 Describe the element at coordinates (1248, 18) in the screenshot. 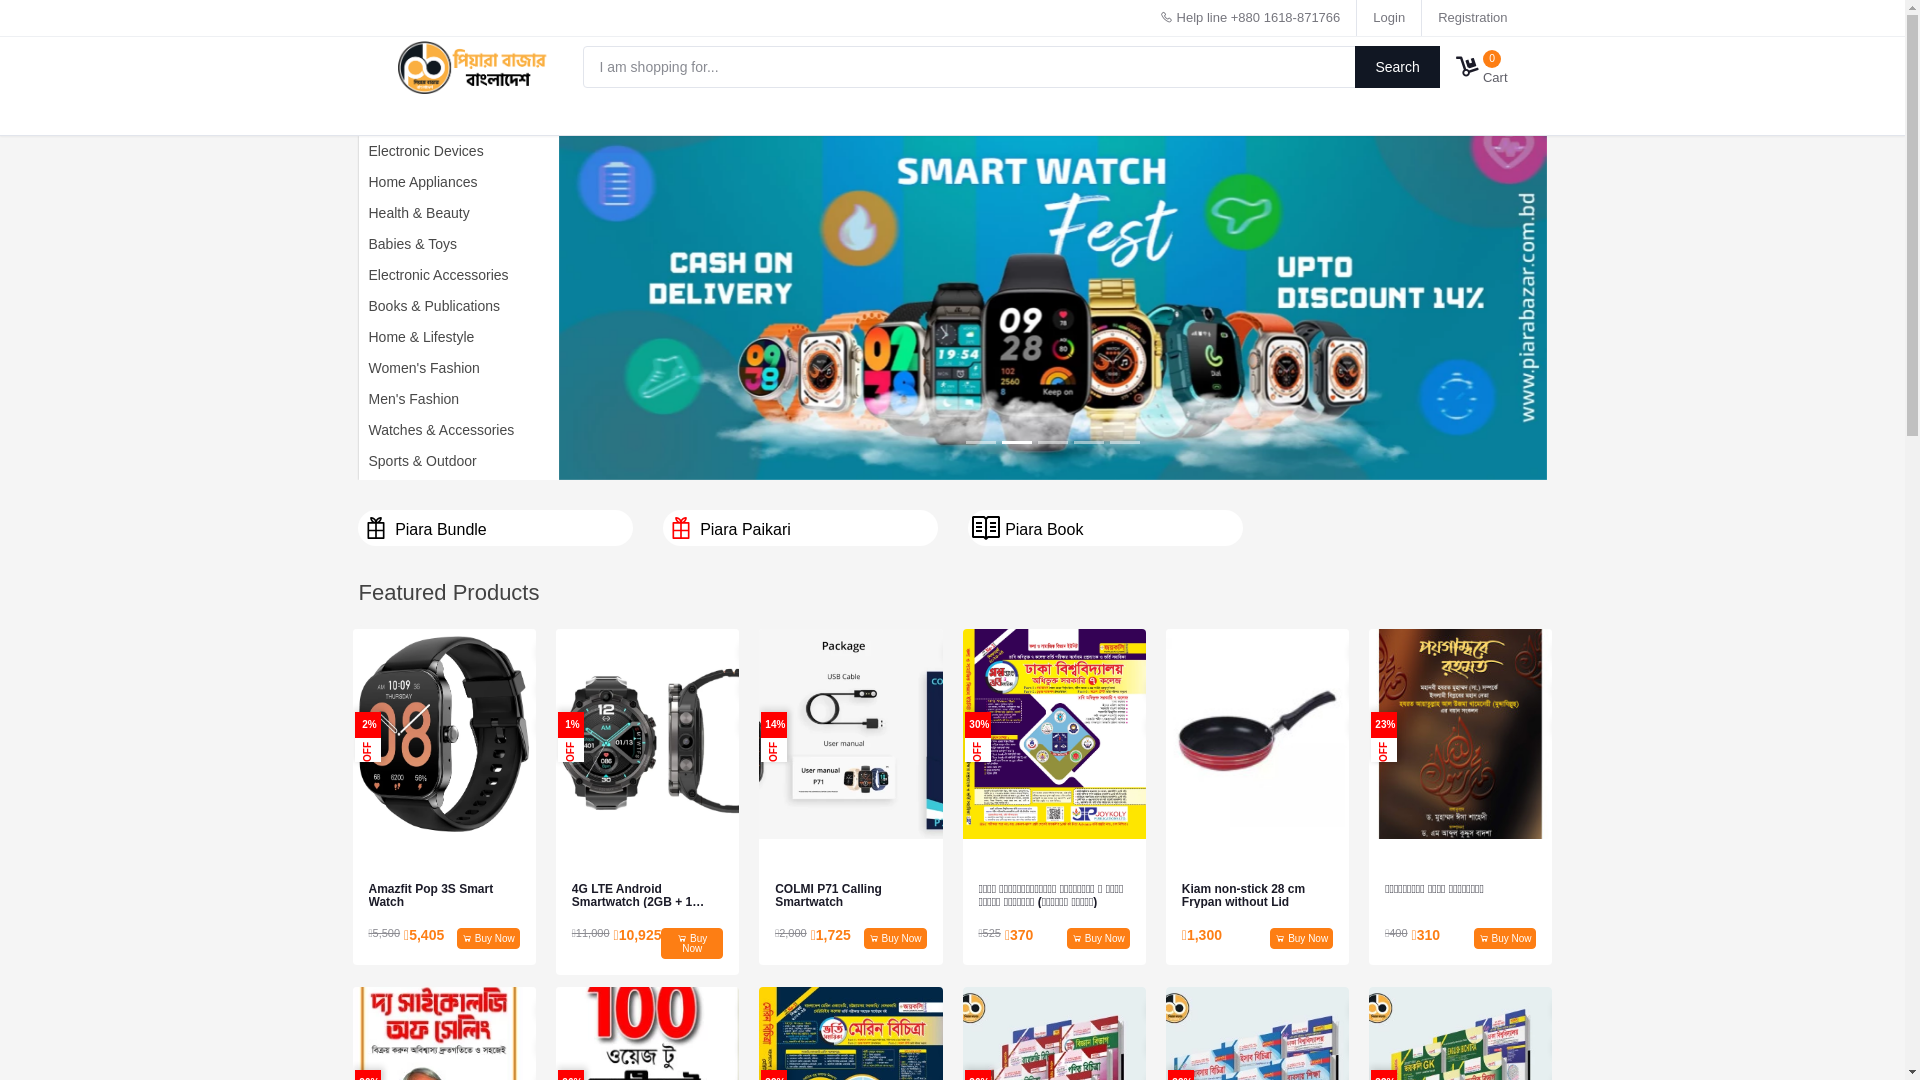

I see `'Help line +880 1618-871766'` at that location.